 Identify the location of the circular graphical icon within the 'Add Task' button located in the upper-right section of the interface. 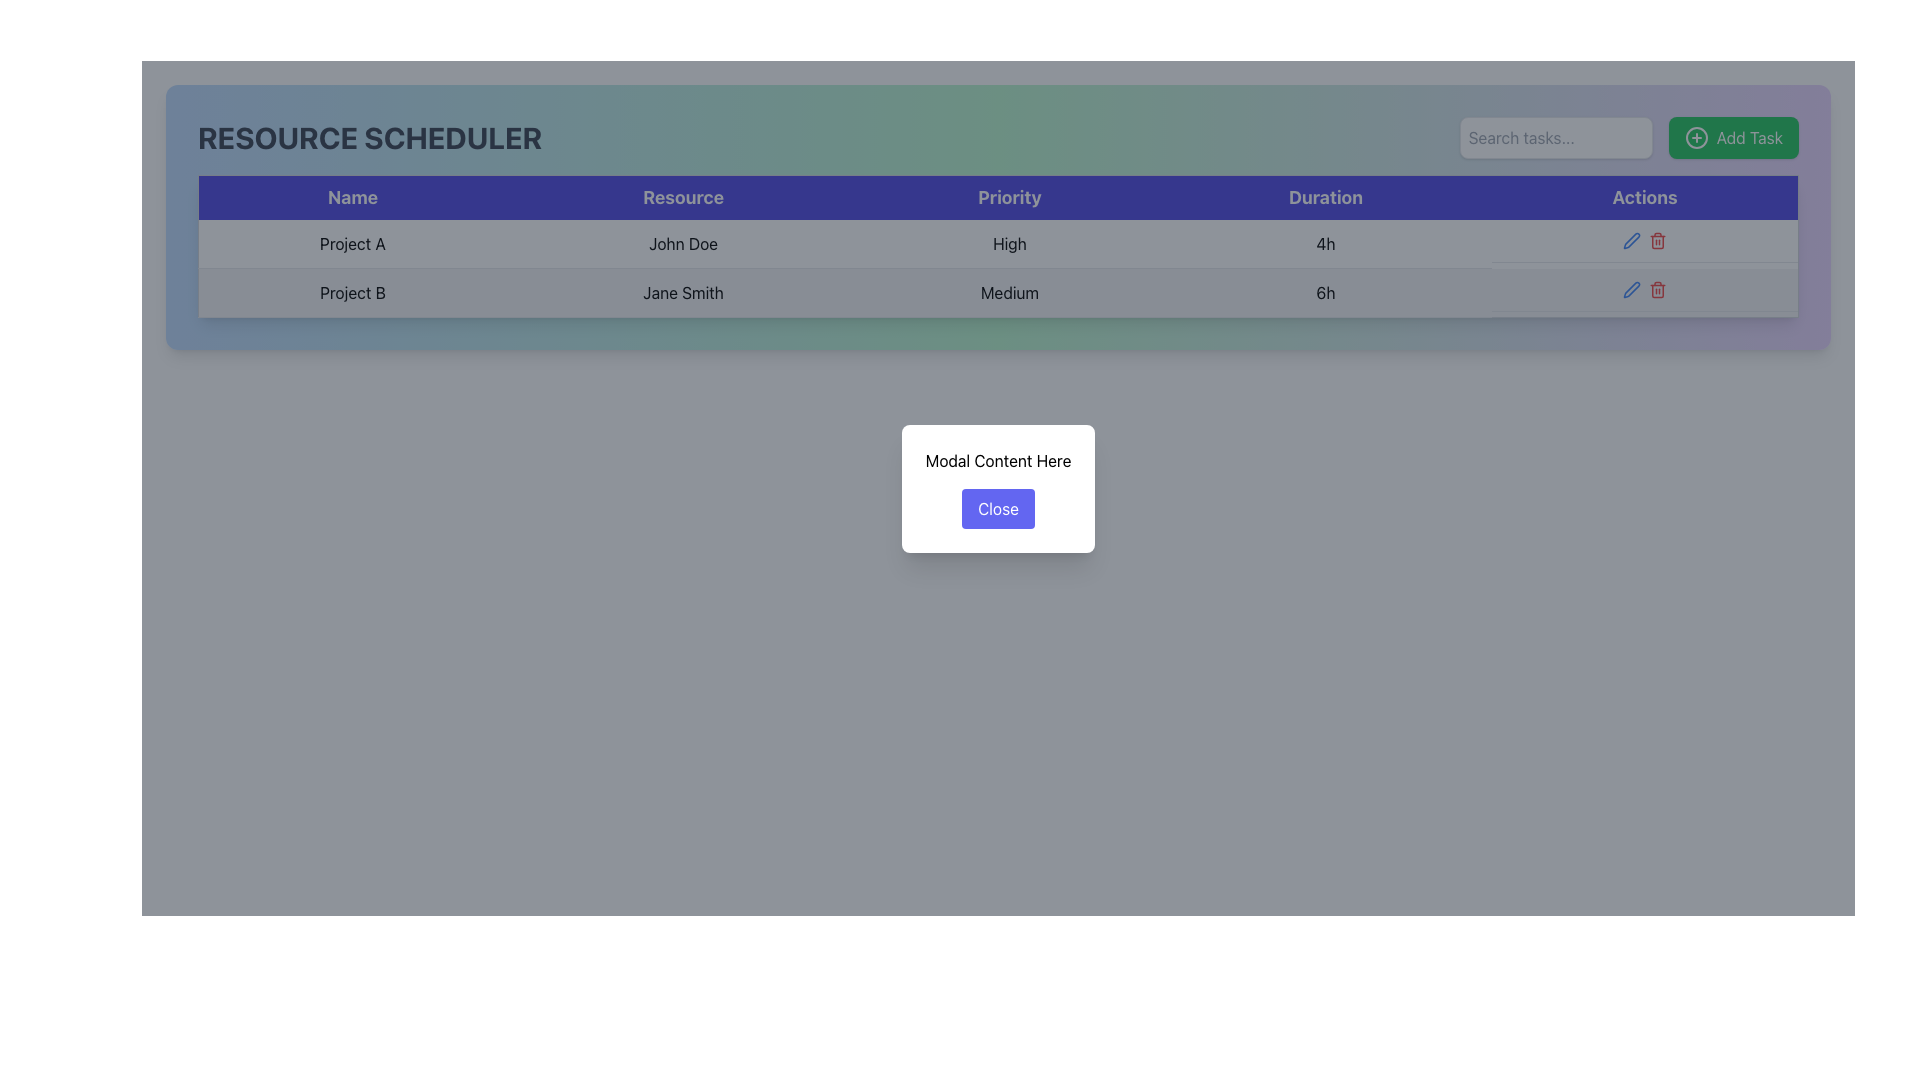
(1695, 137).